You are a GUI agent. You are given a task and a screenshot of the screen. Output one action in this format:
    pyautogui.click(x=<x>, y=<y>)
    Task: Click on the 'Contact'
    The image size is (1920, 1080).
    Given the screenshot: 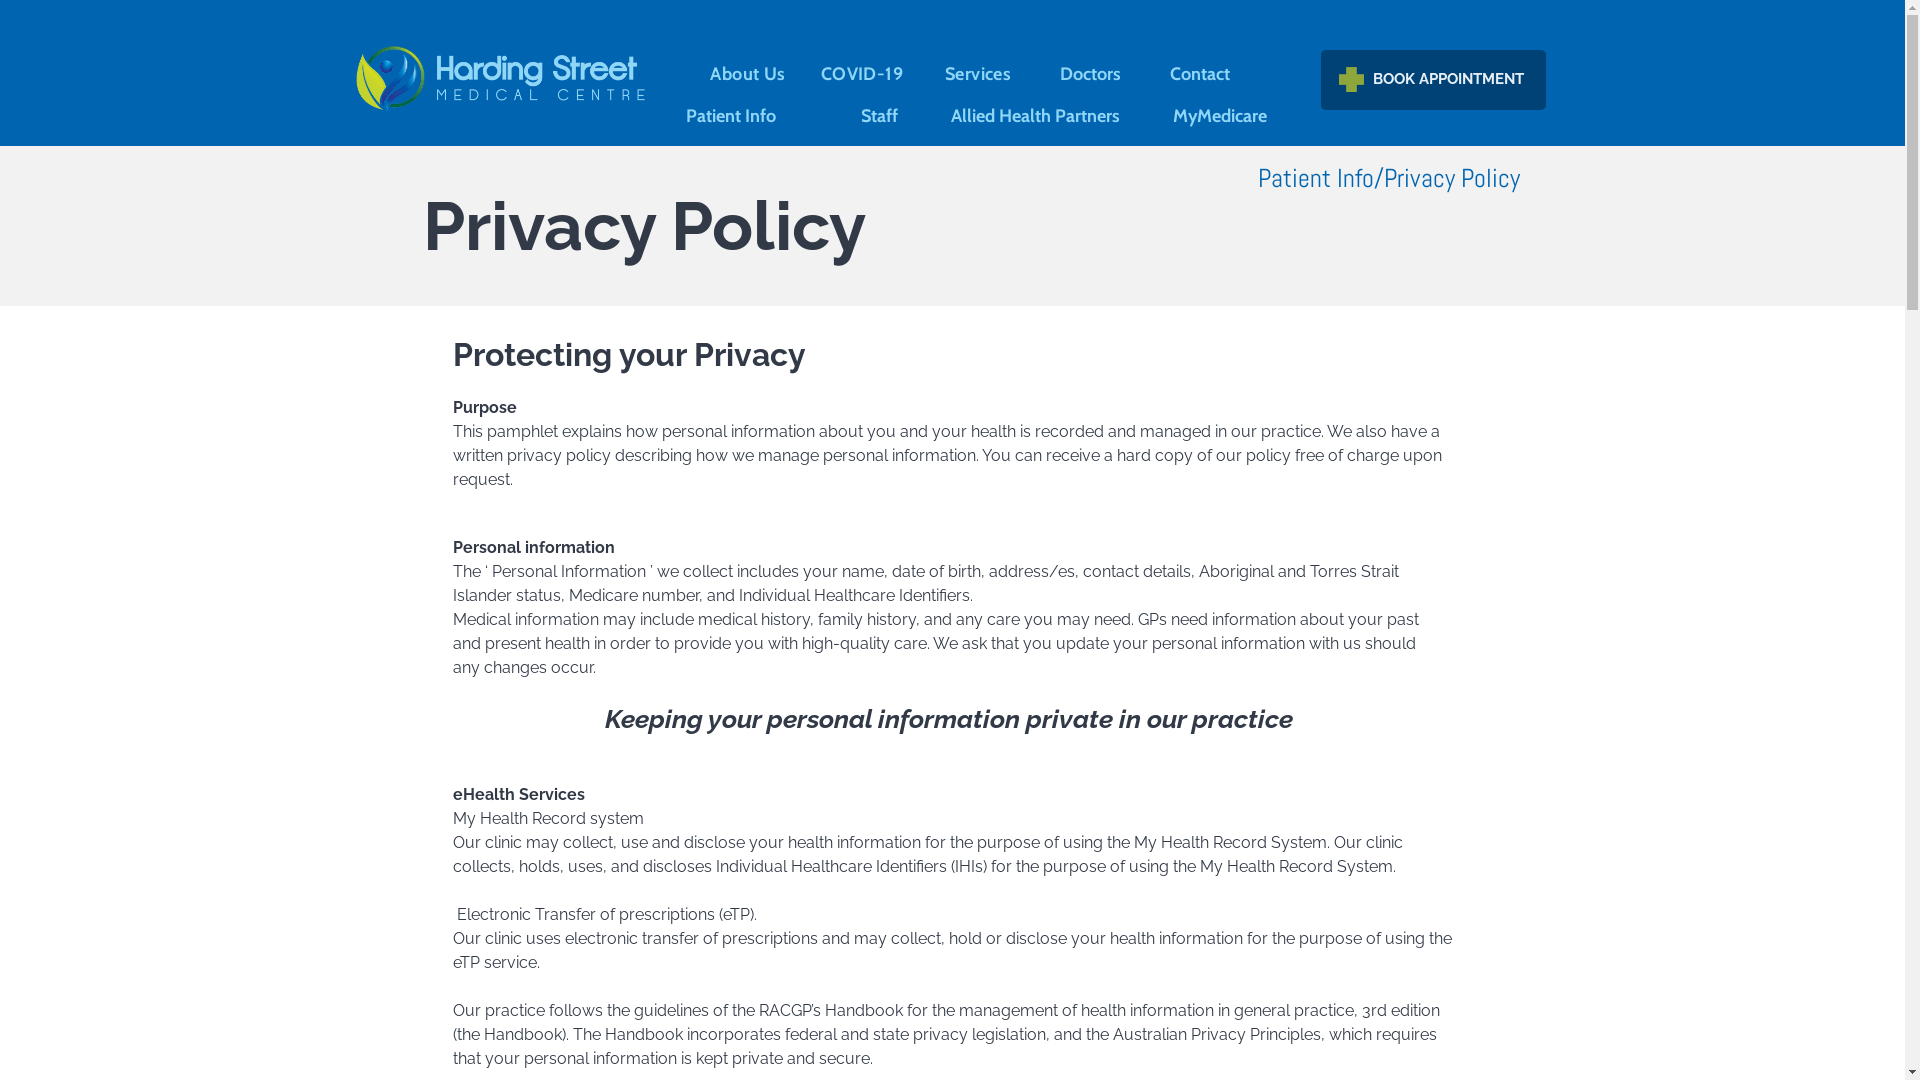 What is the action you would take?
    pyautogui.click(x=1200, y=73)
    